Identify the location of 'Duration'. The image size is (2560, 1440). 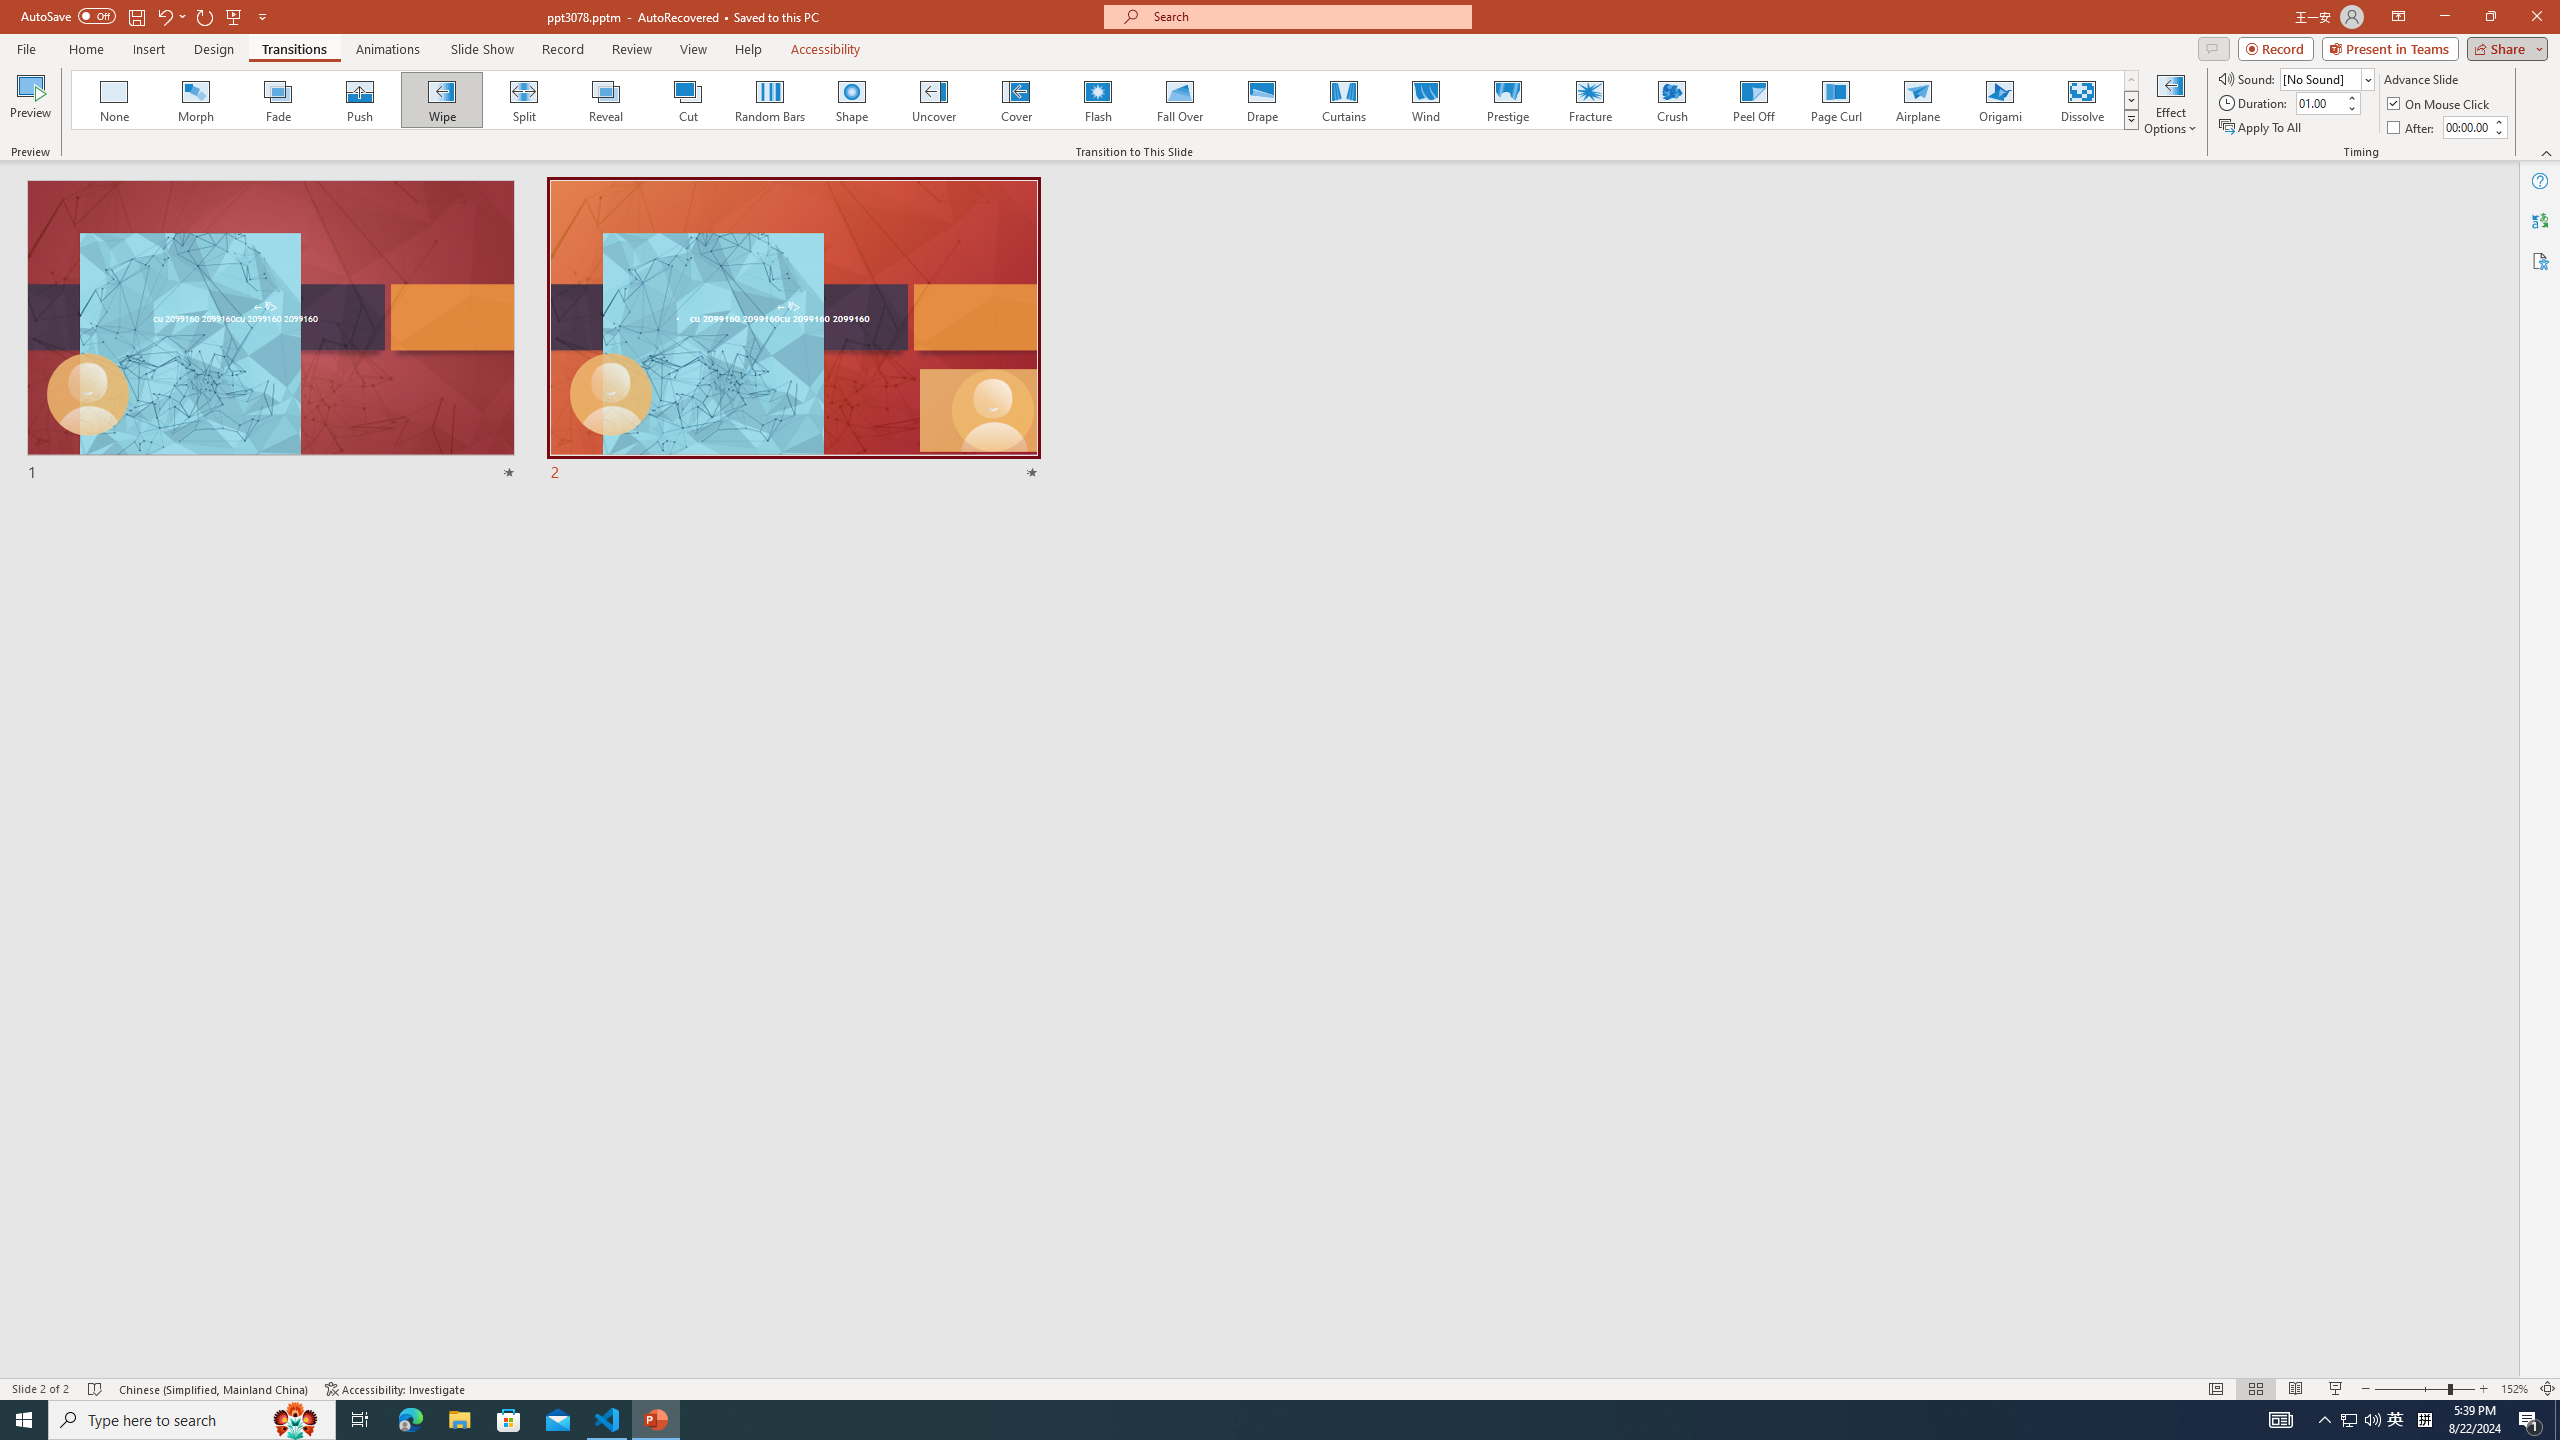
(2319, 102).